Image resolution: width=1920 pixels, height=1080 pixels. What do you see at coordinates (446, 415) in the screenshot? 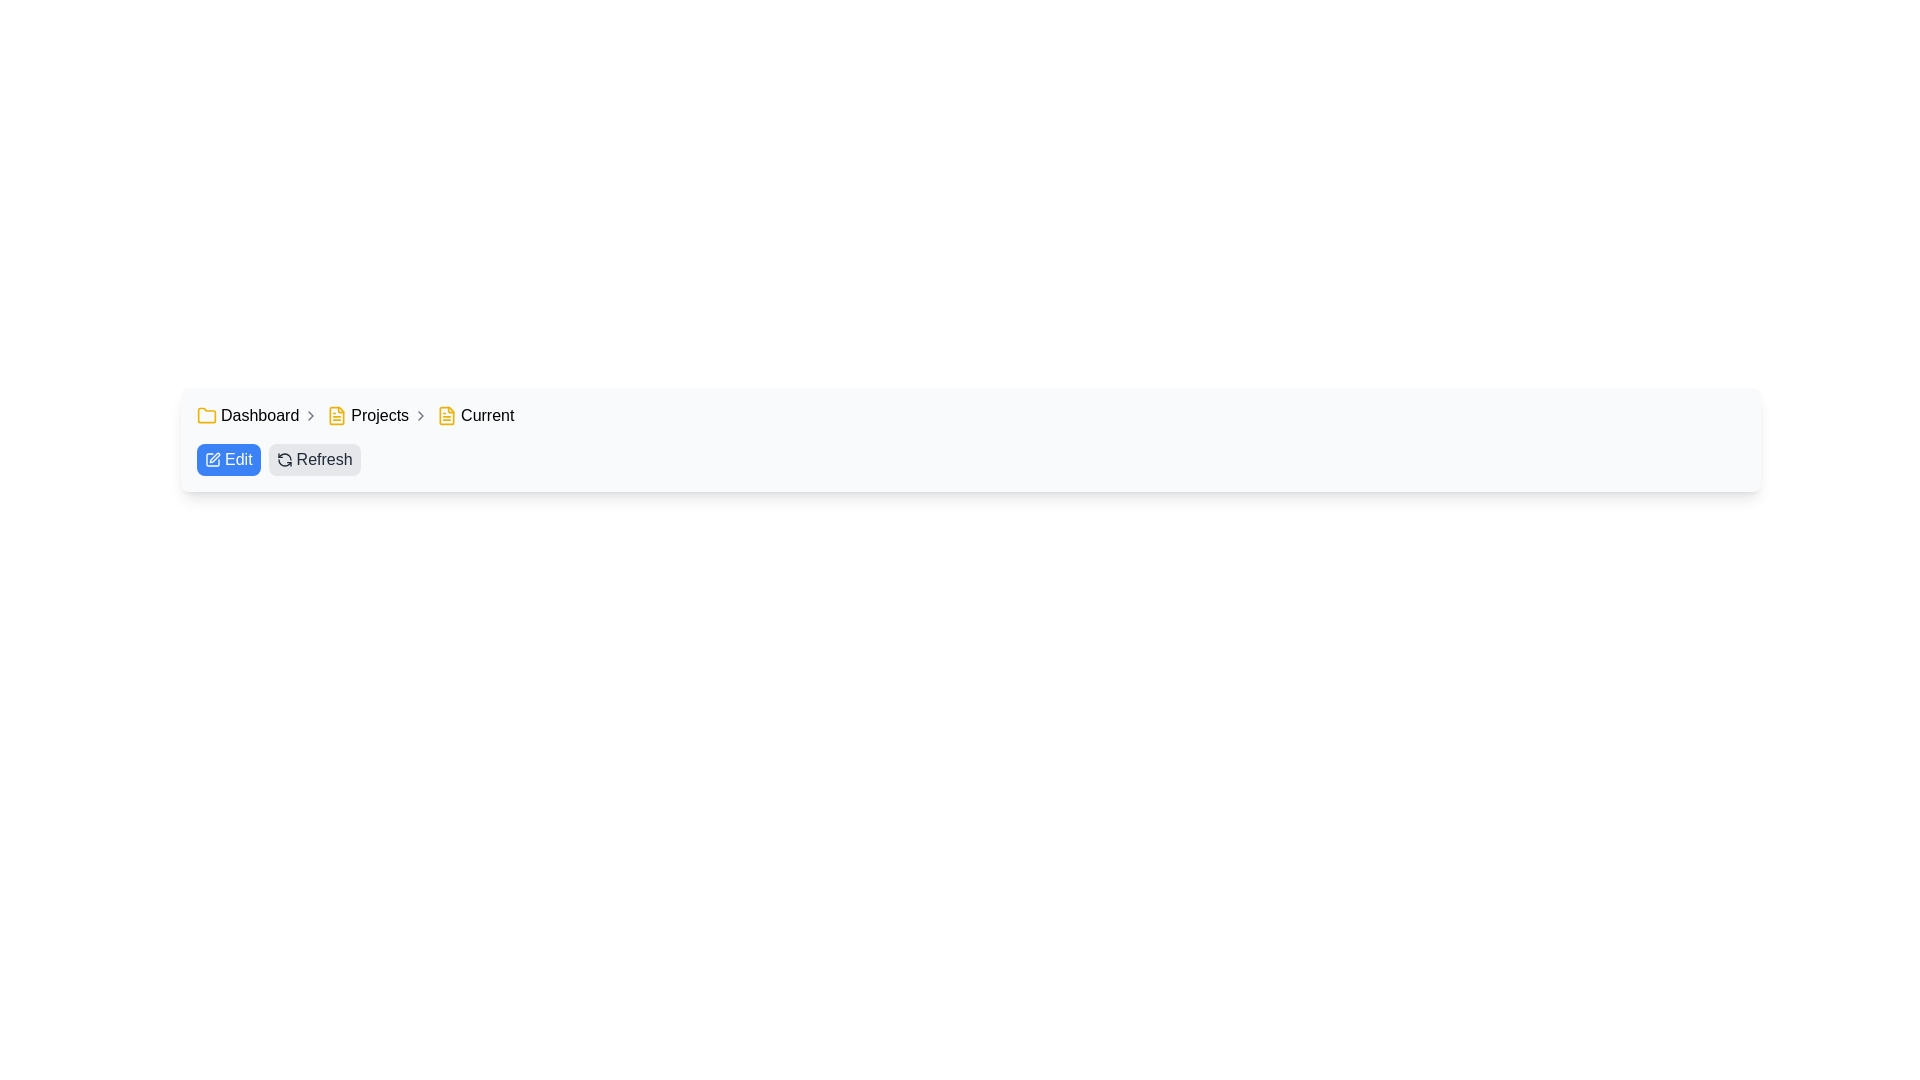
I see `document icon in the breadcrumb navigation located next to the 'Projects' text by using developer tools` at bounding box center [446, 415].